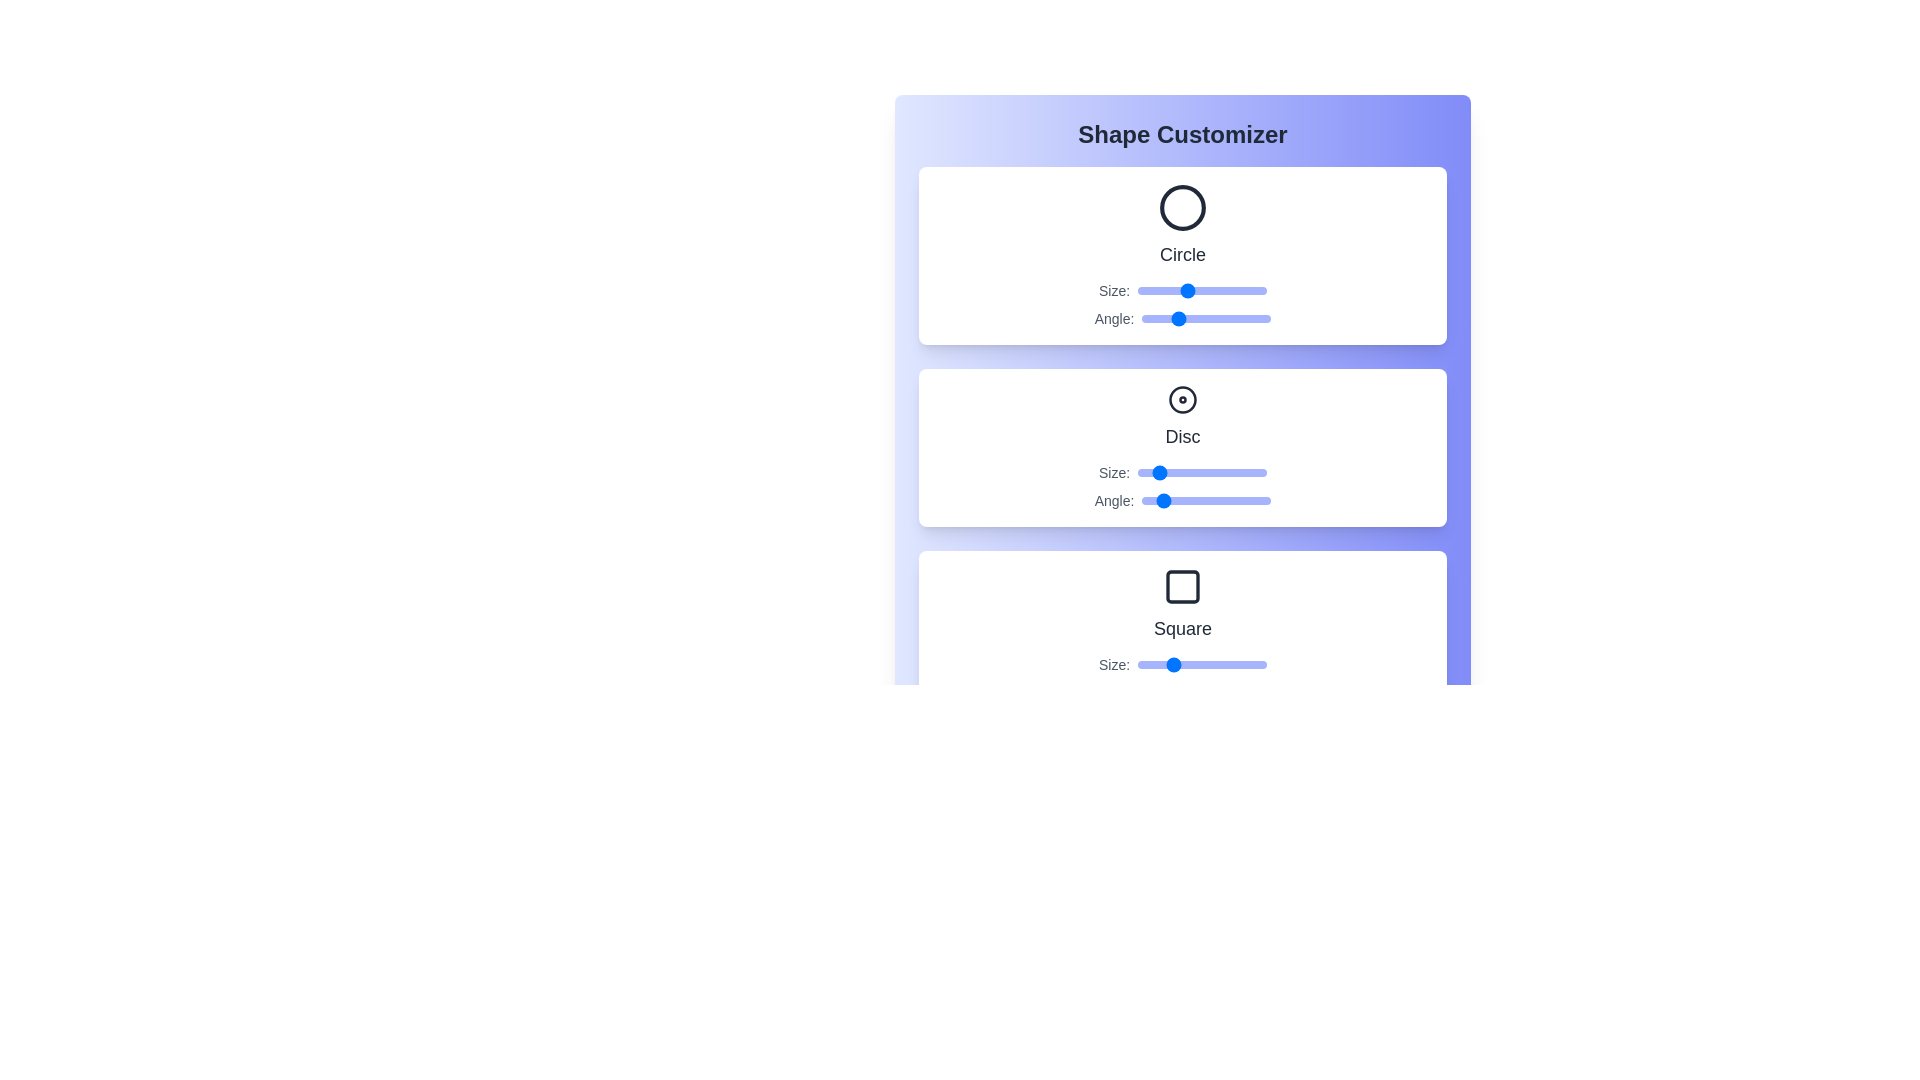  I want to click on the size slider of the Square shape to 57, so click(1197, 664).